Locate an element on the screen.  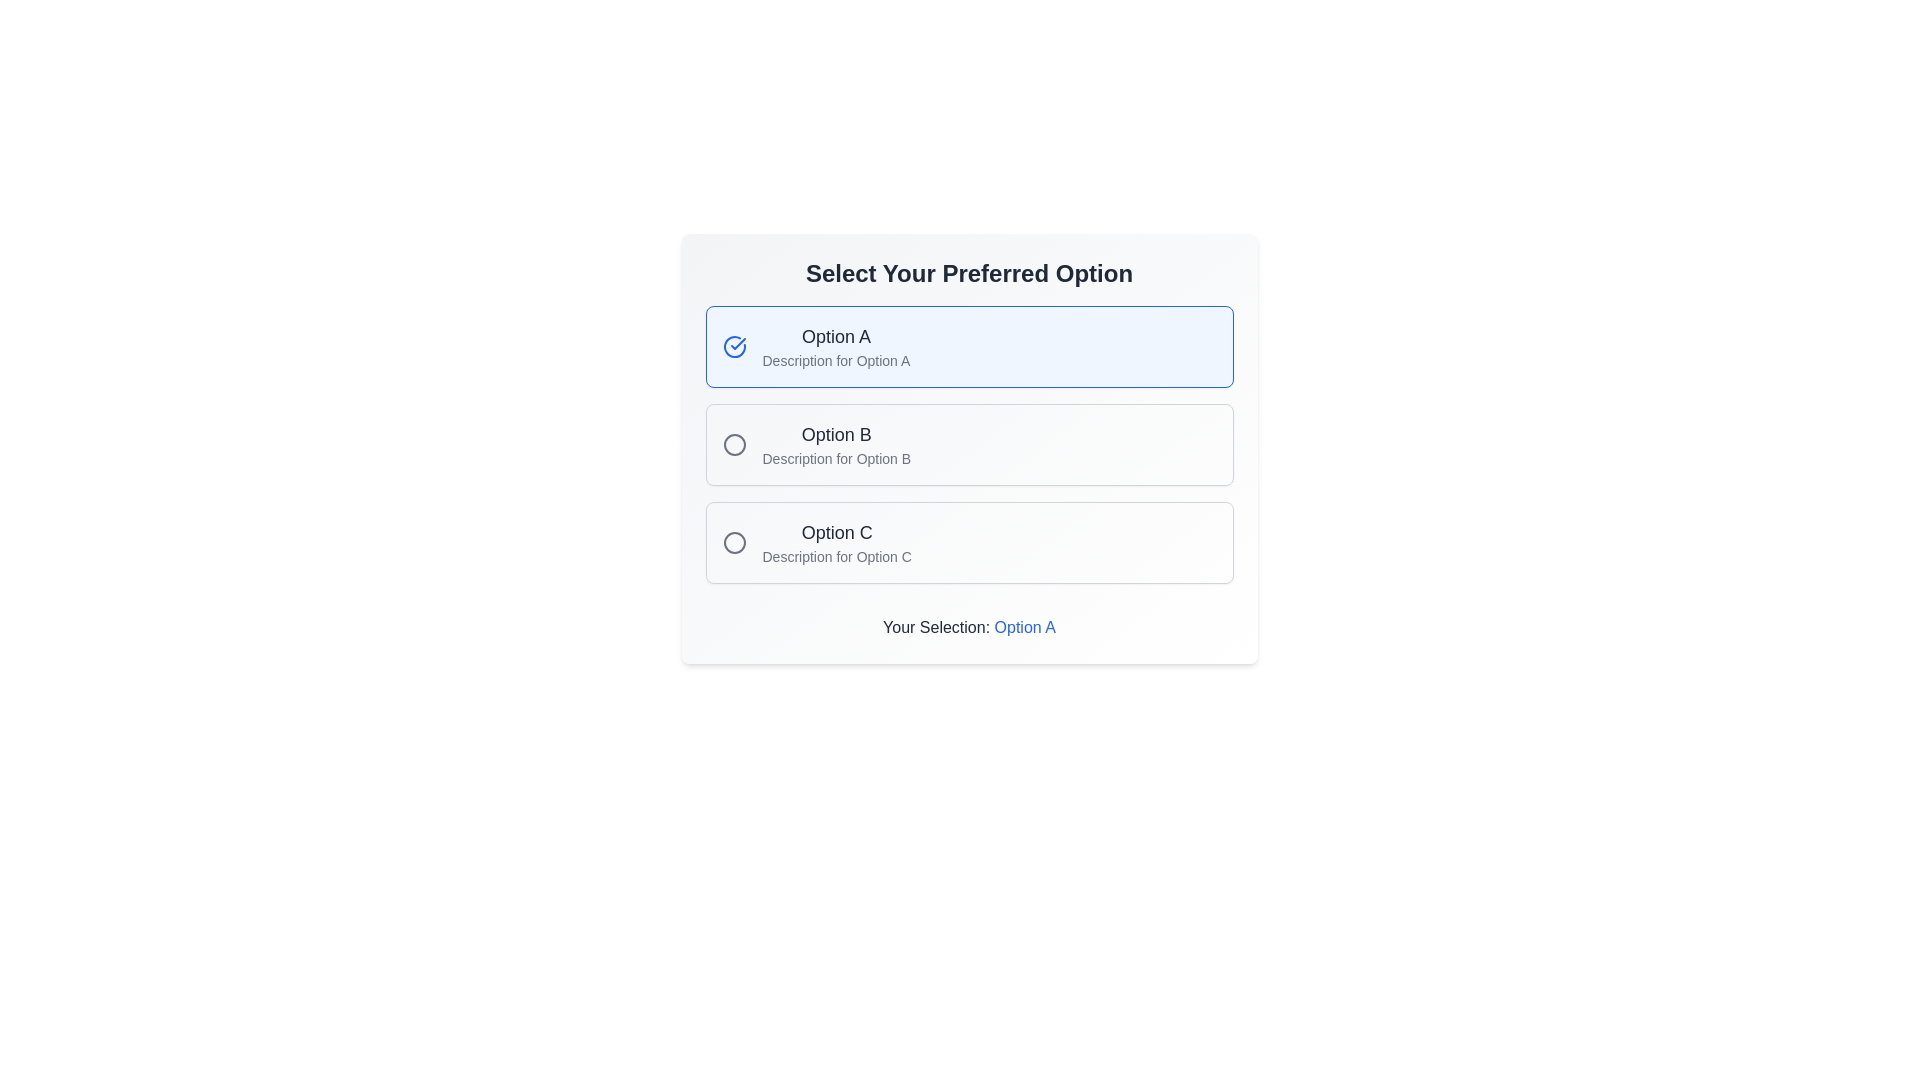
the graphical circle that indicates 'Option B' in the vertically arranged list of options is located at coordinates (733, 443).